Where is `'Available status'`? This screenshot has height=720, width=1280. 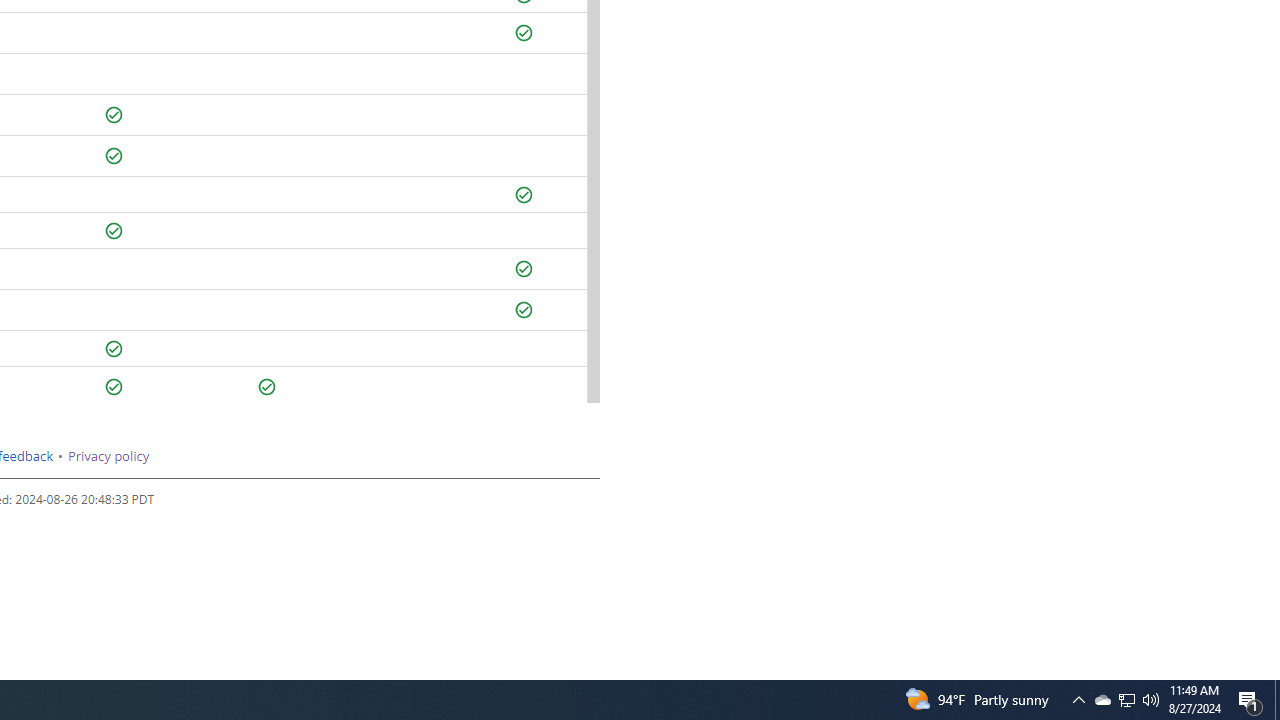 'Available status' is located at coordinates (266, 387).